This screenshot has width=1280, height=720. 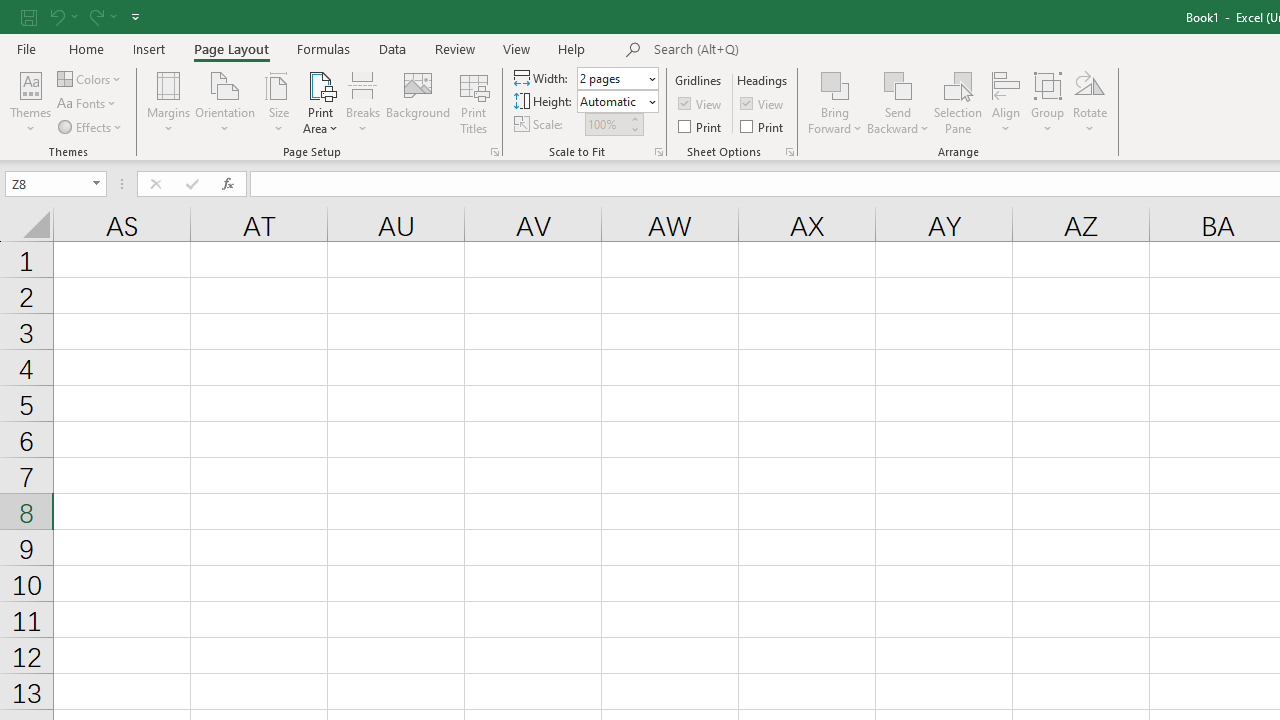 I want to click on 'Themes', so click(x=30, y=103).